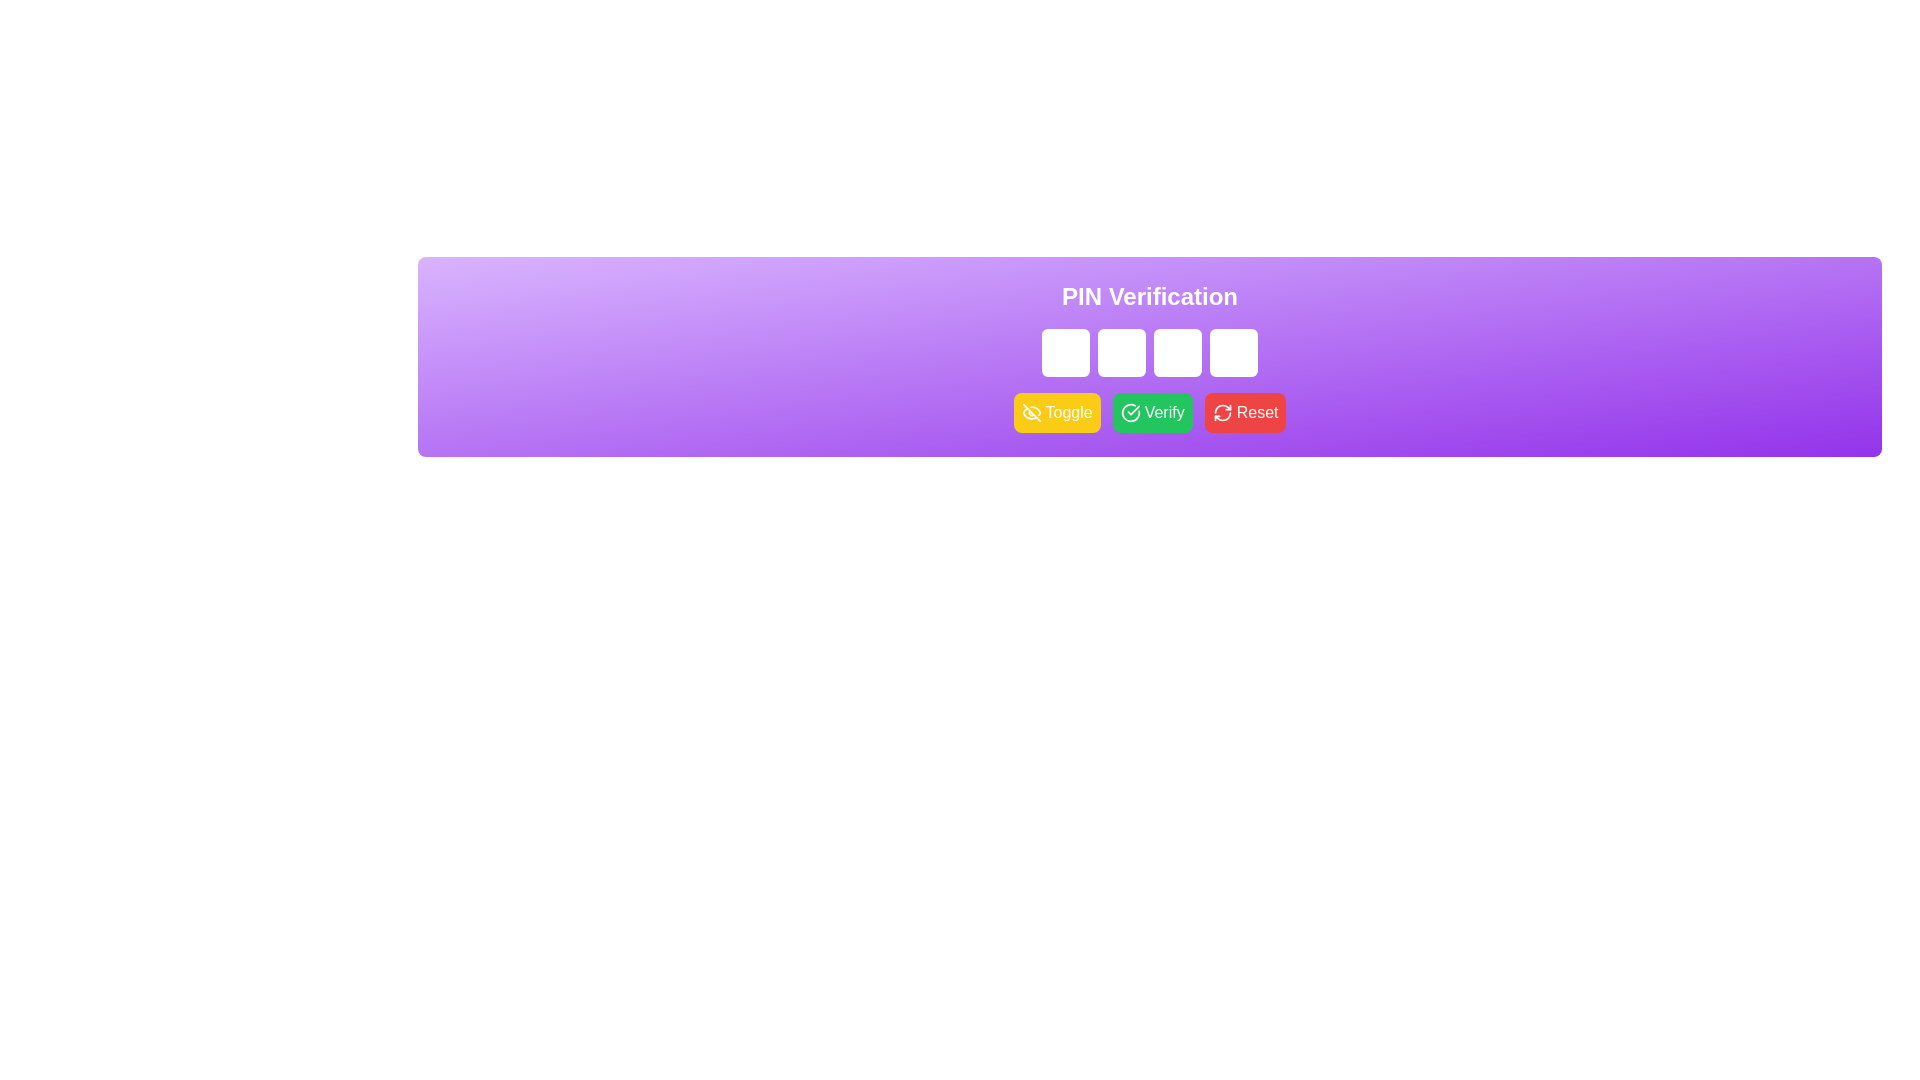 The width and height of the screenshot is (1920, 1080). What do you see at coordinates (1056, 411) in the screenshot?
I see `the leftmost button in the 'PIN Verification' section` at bounding box center [1056, 411].